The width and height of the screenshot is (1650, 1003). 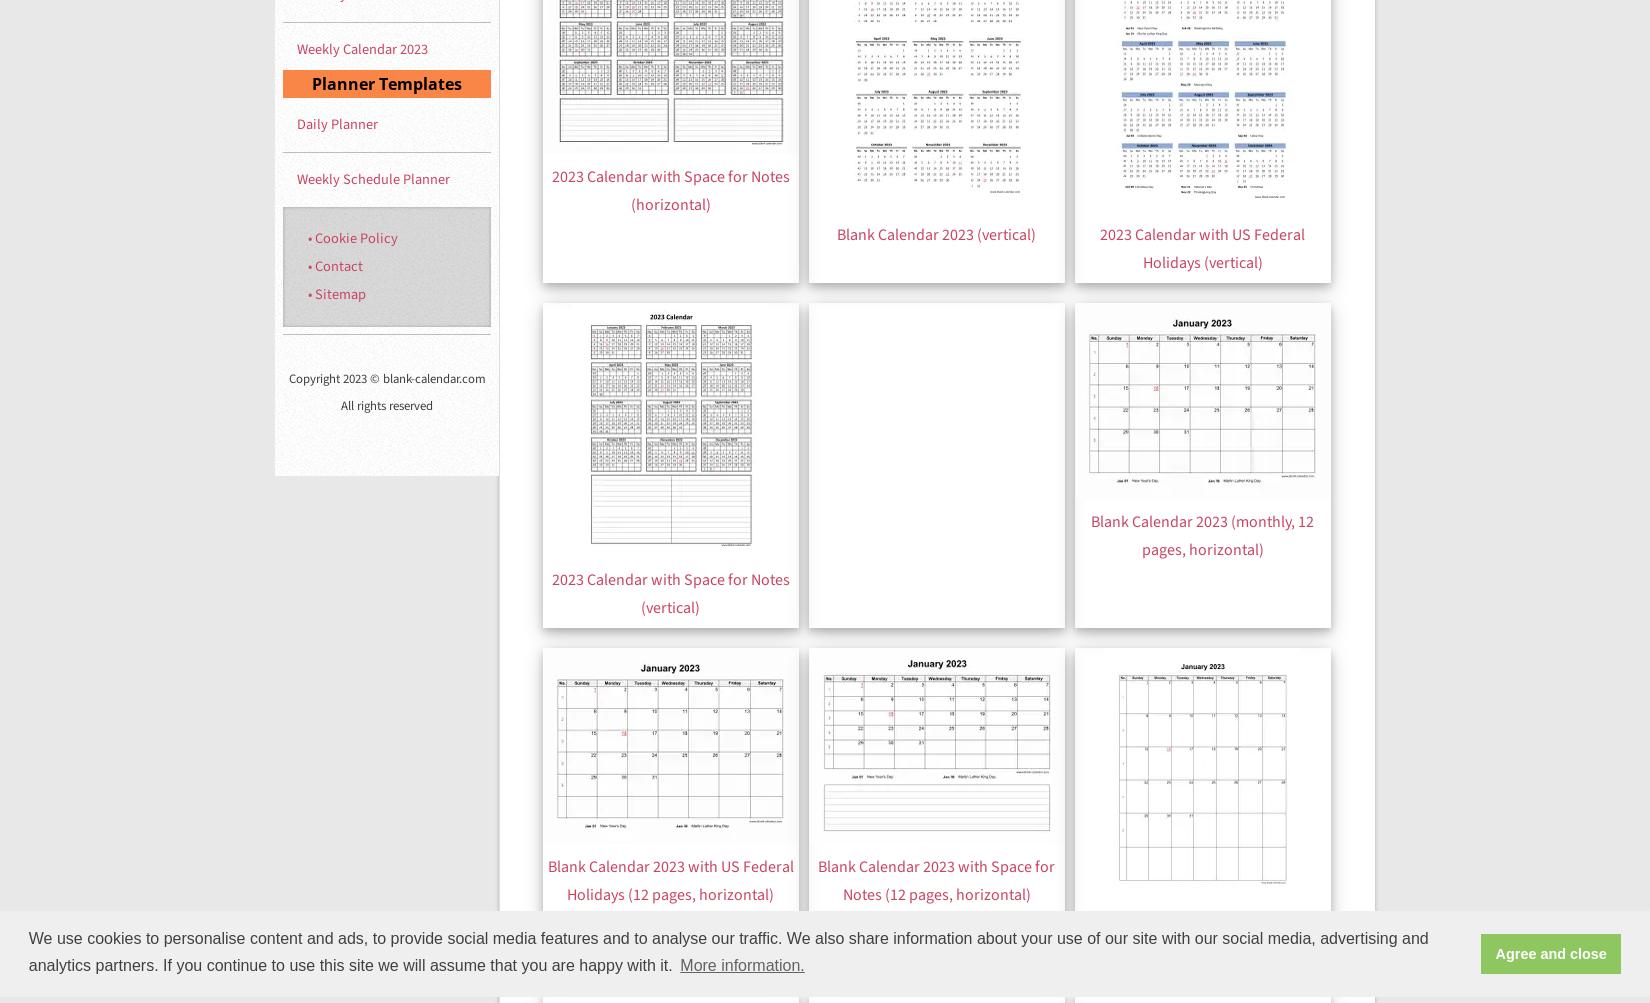 What do you see at coordinates (669, 591) in the screenshot?
I see `'2023 Calendar with Space for Notes (vertical)'` at bounding box center [669, 591].